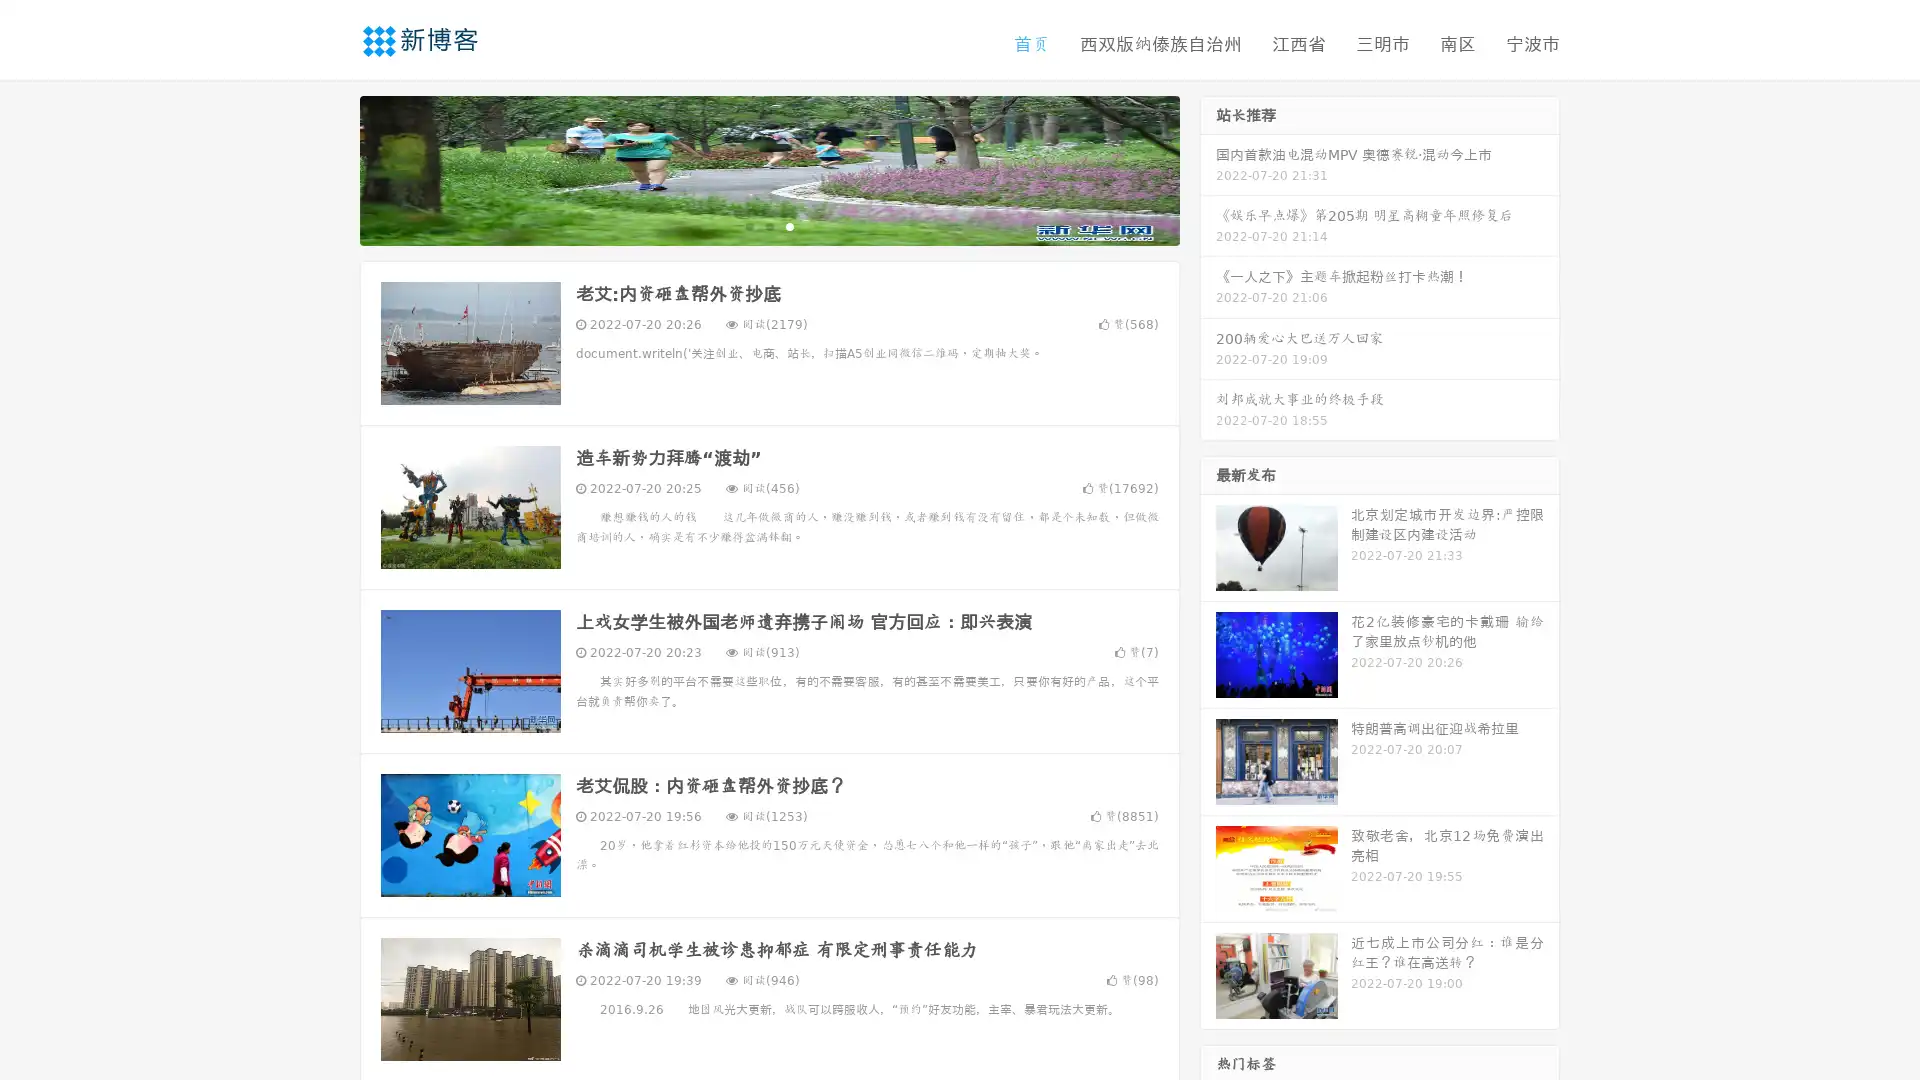 The width and height of the screenshot is (1920, 1080). I want to click on Next slide, so click(1208, 168).